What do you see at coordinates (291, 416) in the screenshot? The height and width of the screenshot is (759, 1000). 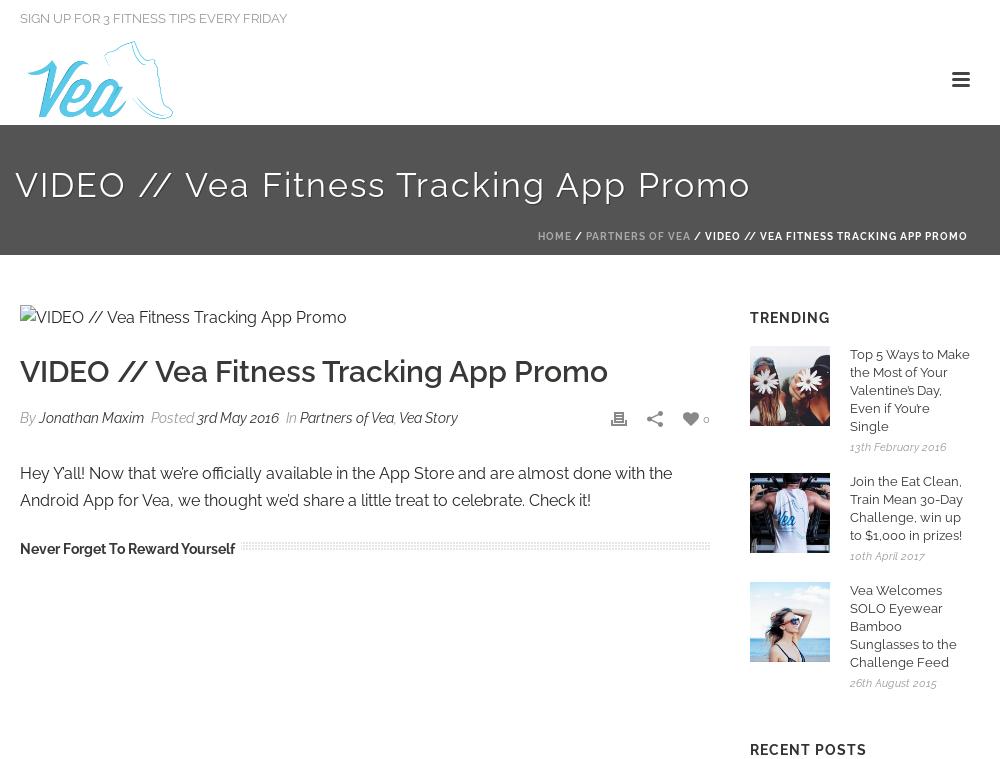 I see `'In'` at bounding box center [291, 416].